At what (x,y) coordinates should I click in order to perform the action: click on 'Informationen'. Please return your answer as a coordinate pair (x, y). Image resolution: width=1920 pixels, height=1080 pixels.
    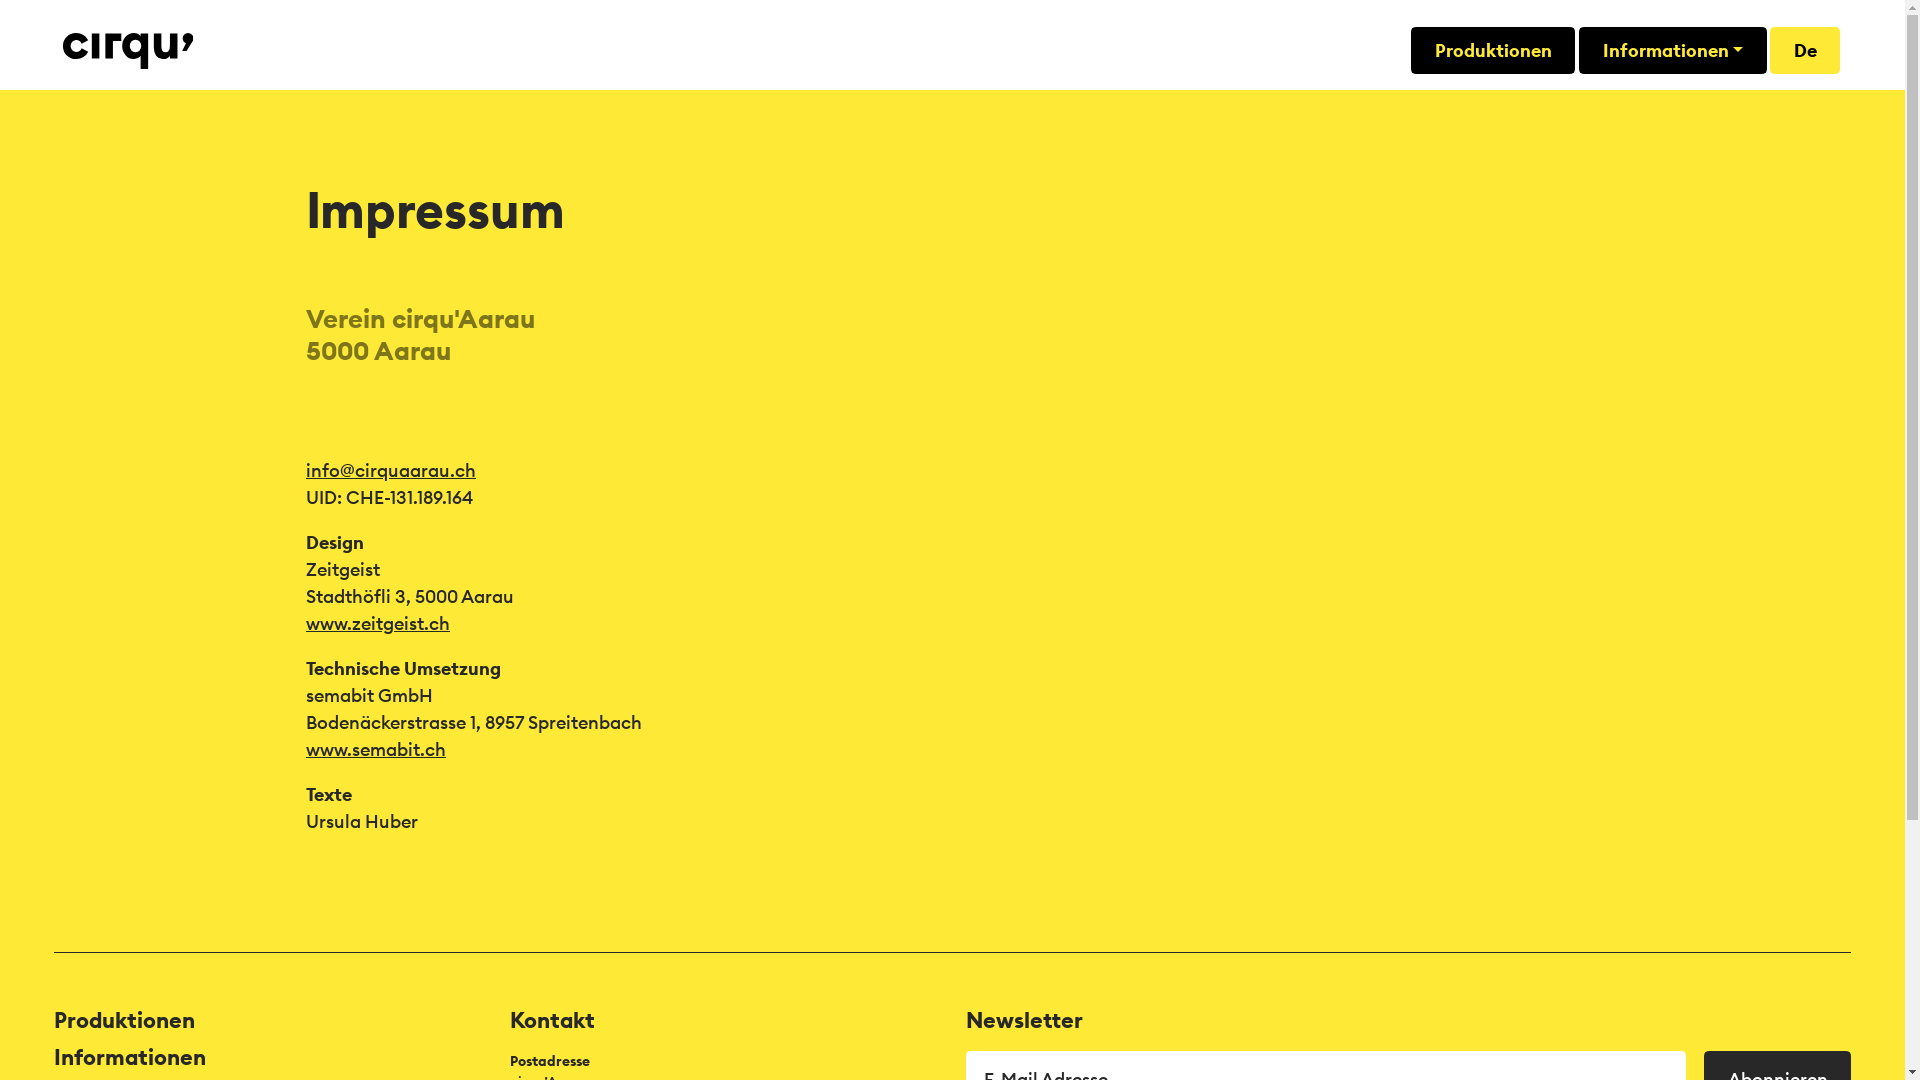
    Looking at the image, I should click on (1673, 49).